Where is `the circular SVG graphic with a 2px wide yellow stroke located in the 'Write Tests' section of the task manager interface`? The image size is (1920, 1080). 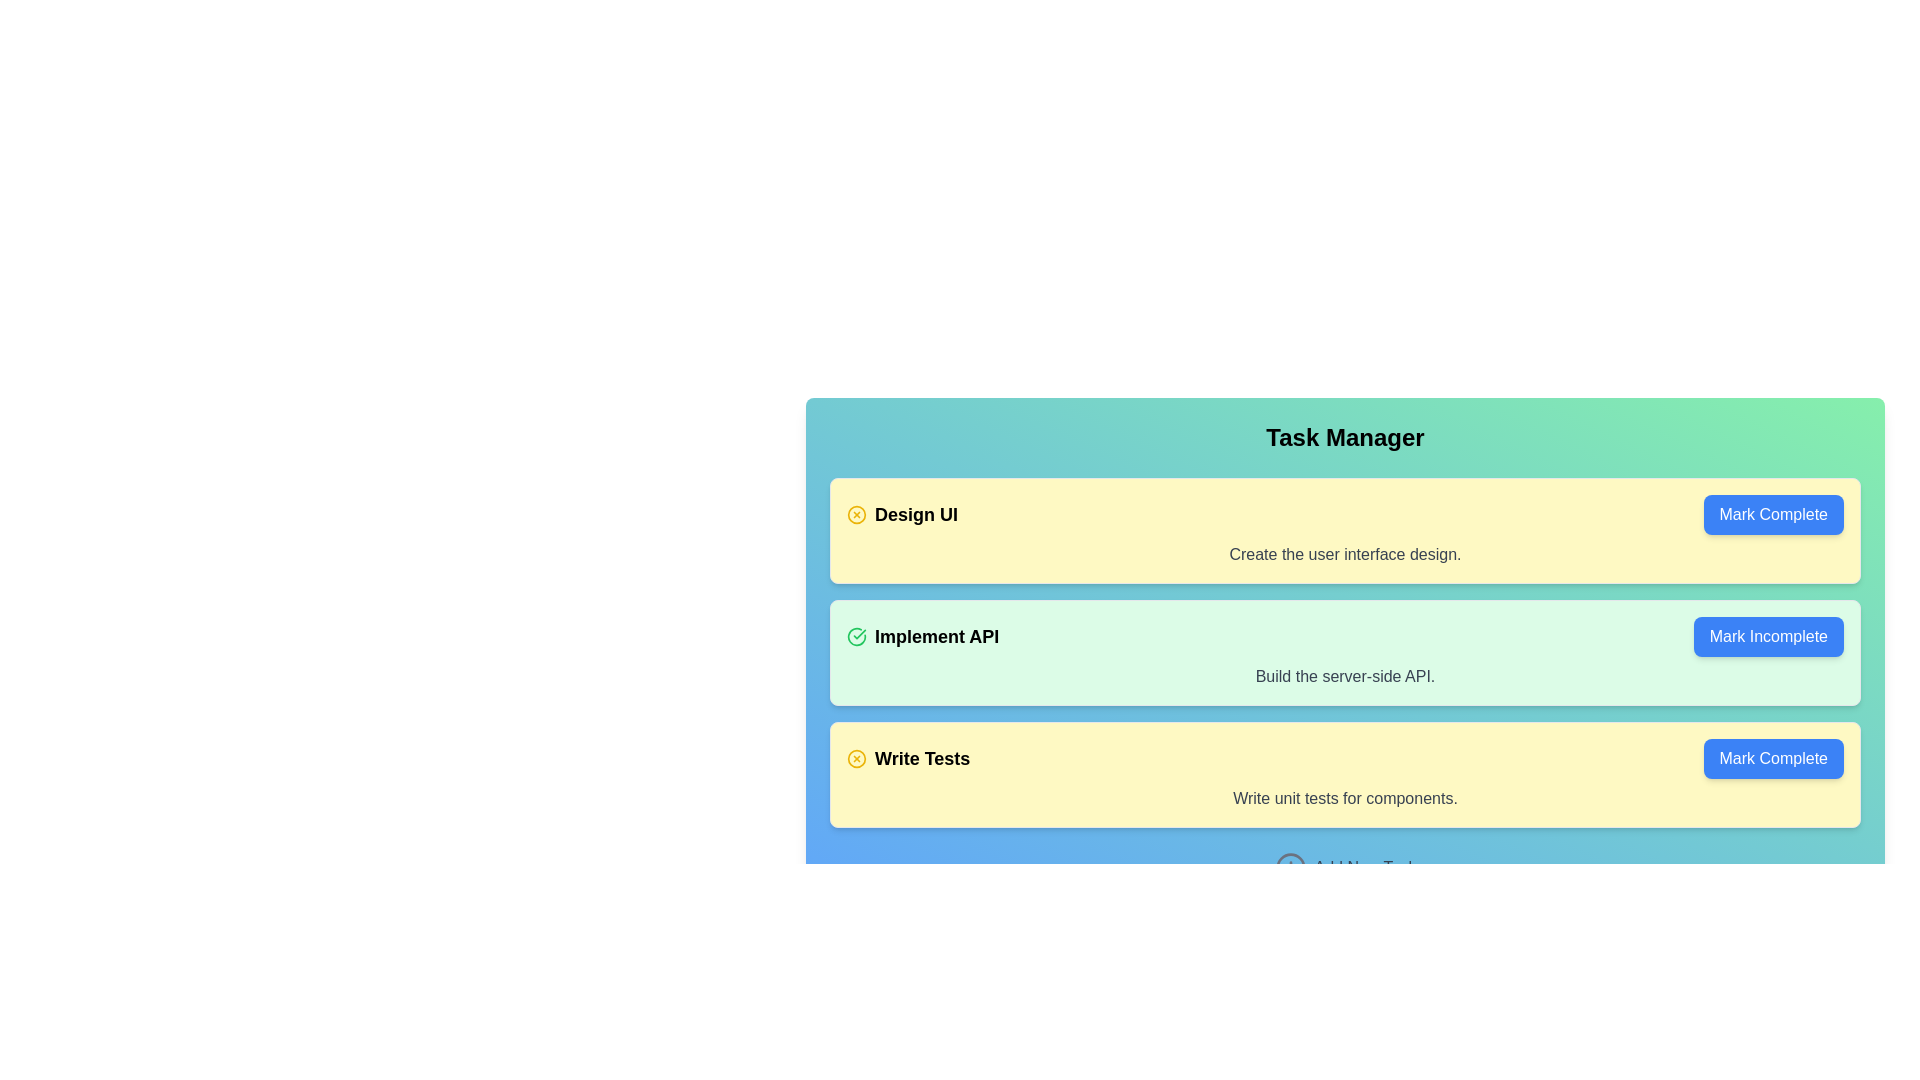
the circular SVG graphic with a 2px wide yellow stroke located in the 'Write Tests' section of the task manager interface is located at coordinates (857, 759).